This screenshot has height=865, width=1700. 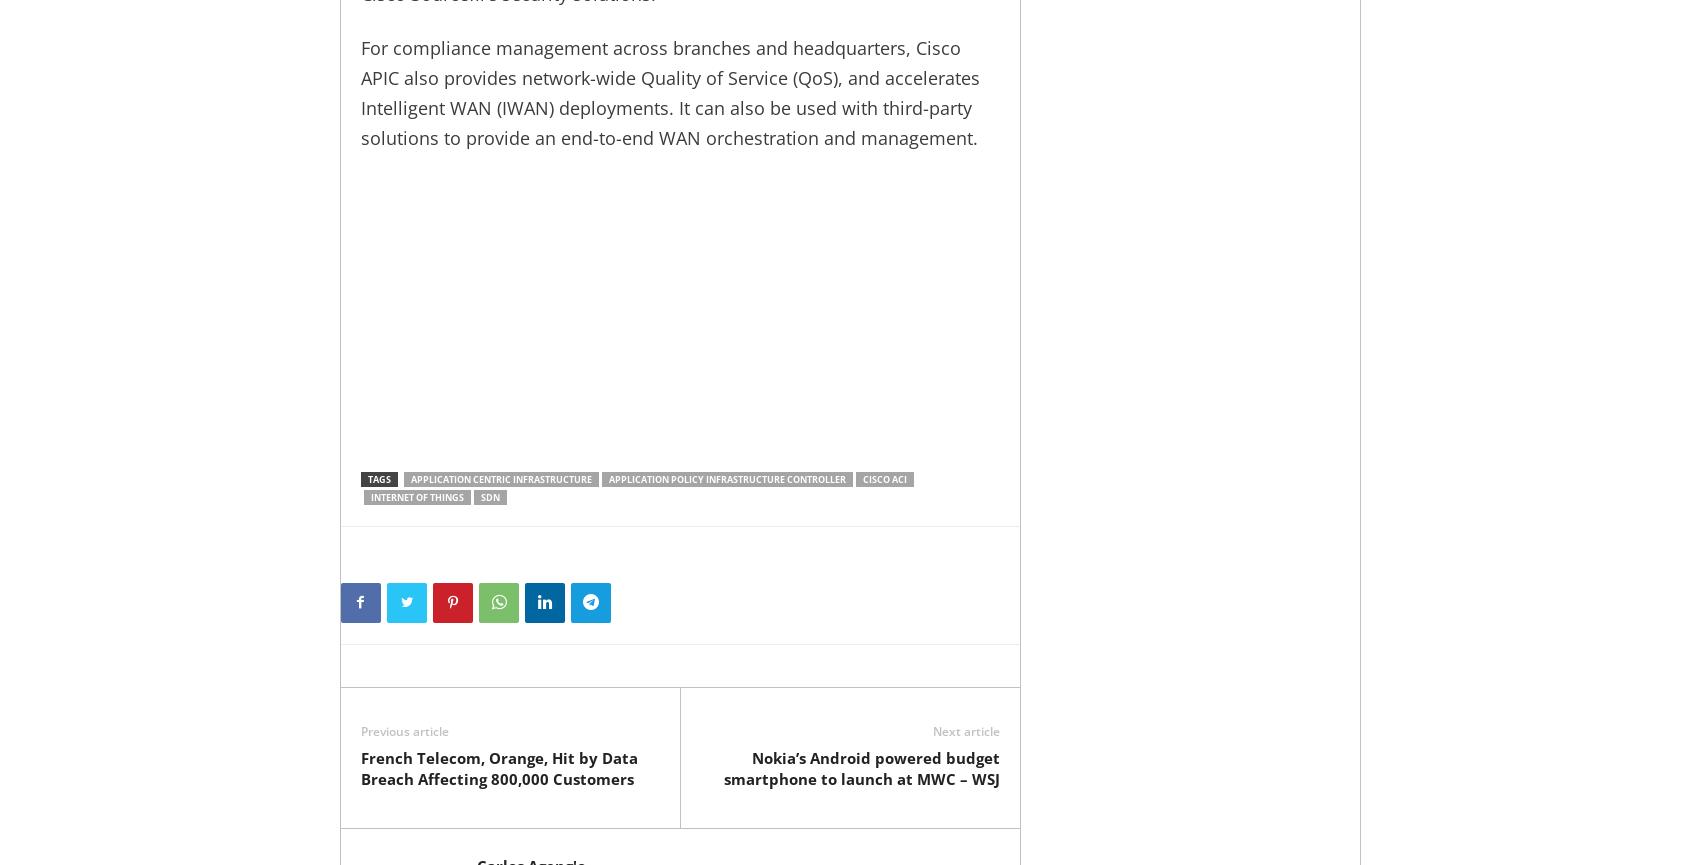 What do you see at coordinates (964, 730) in the screenshot?
I see `'Next article'` at bounding box center [964, 730].